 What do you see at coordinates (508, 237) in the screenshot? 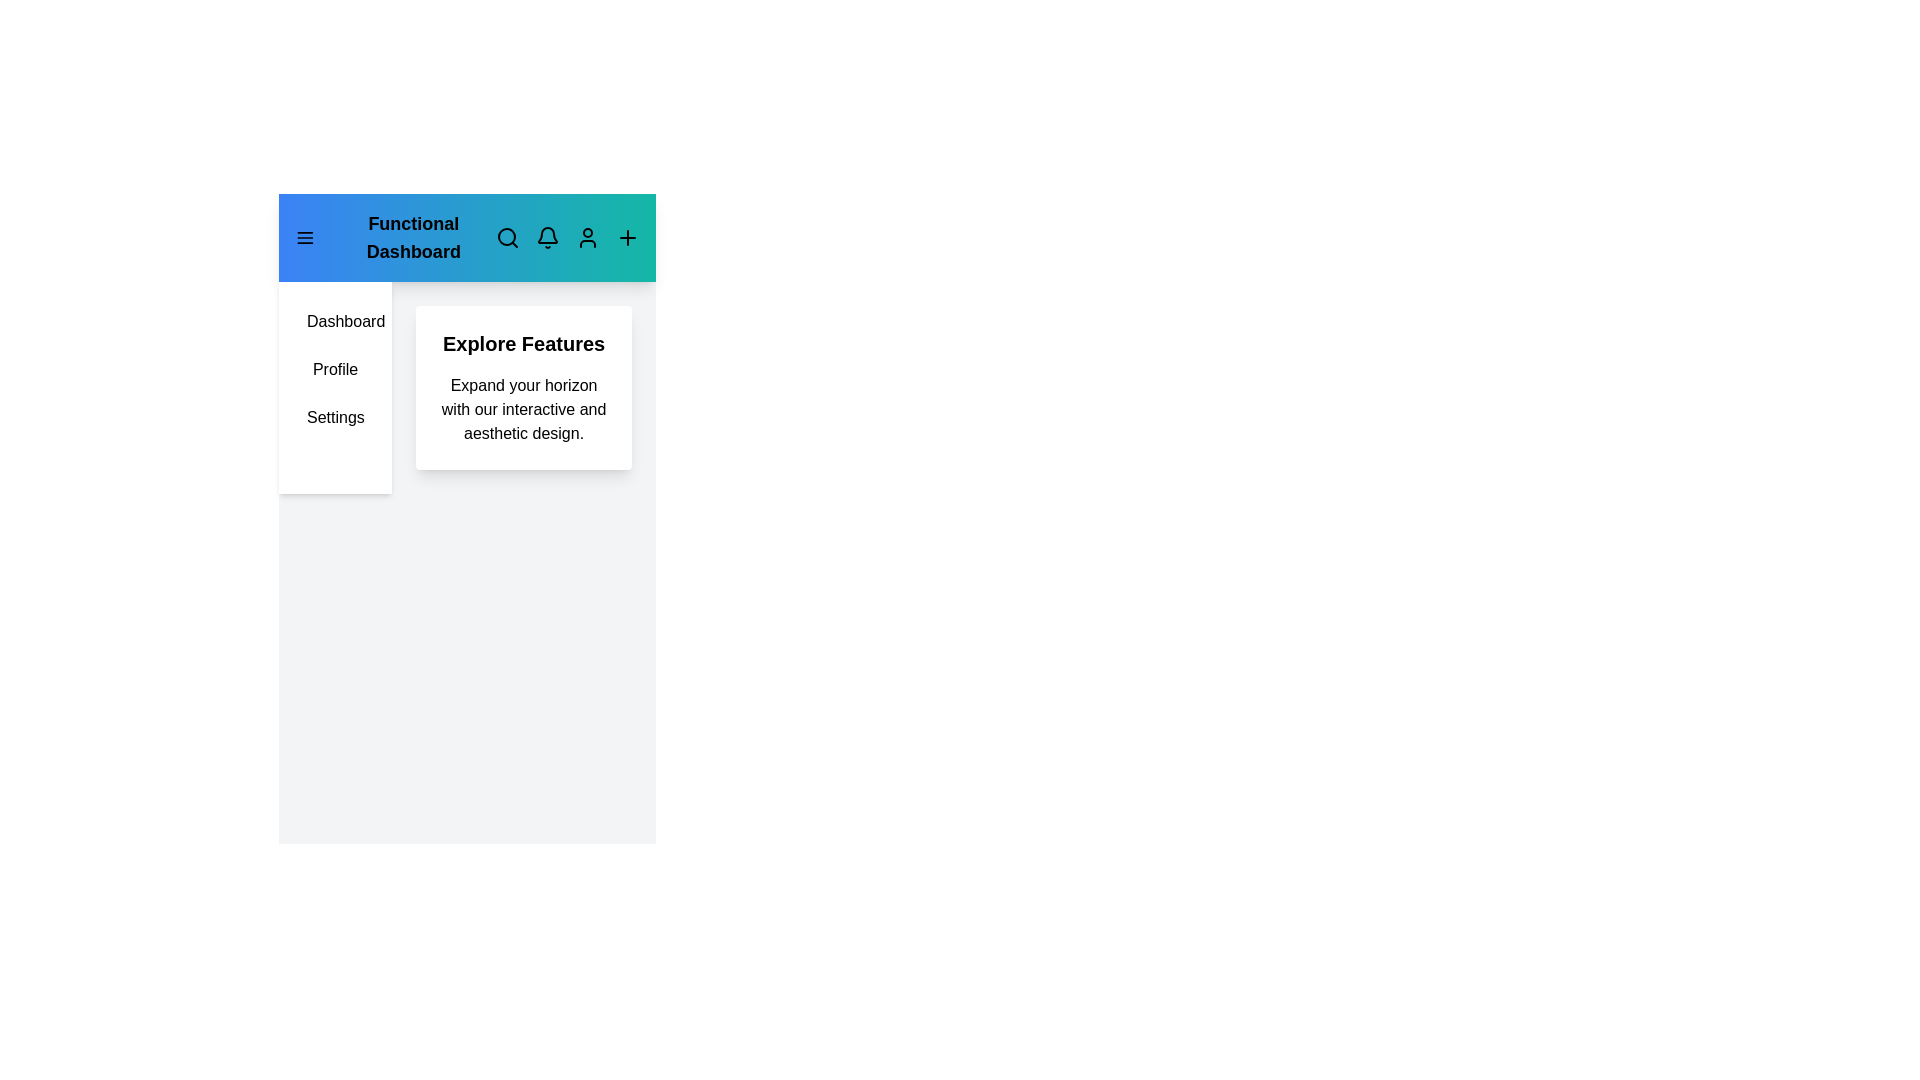
I see `the search icon to access the search functionality` at bounding box center [508, 237].